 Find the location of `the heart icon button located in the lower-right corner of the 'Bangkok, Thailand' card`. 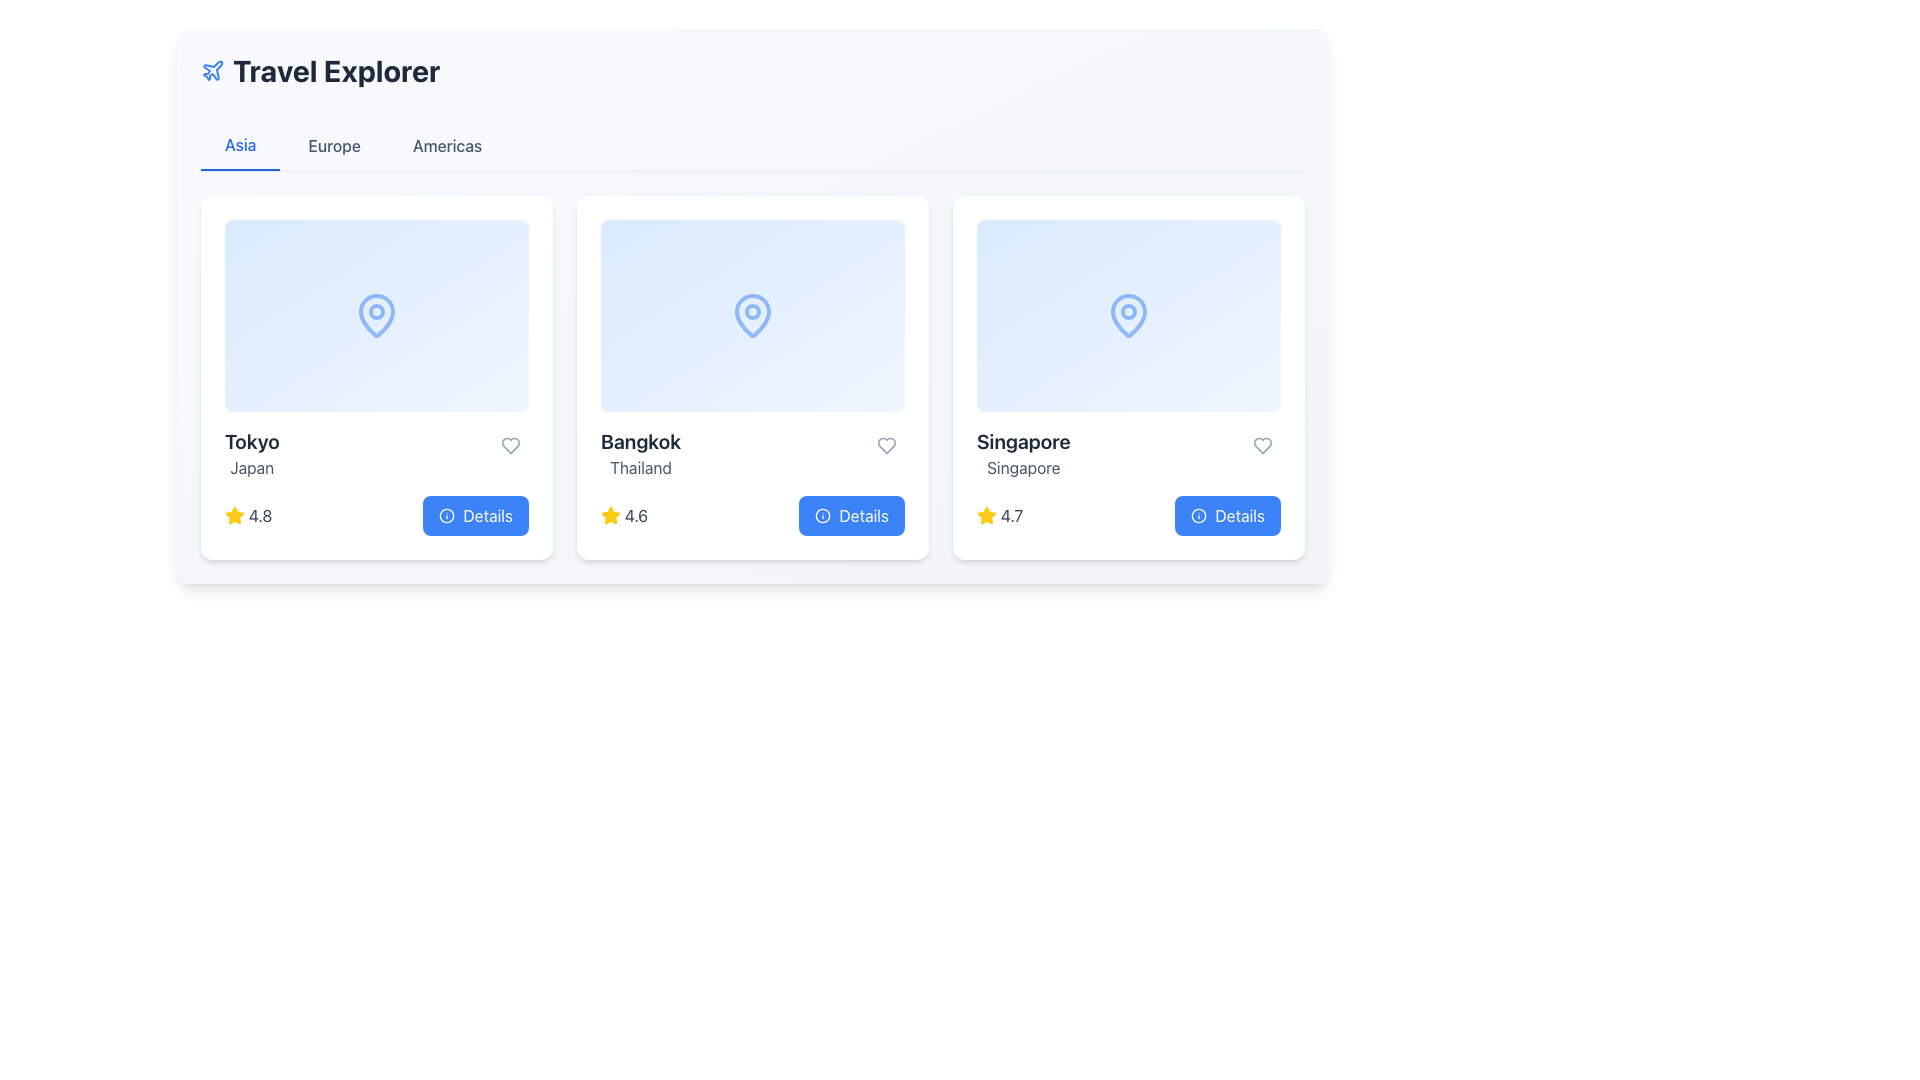

the heart icon button located in the lower-right corner of the 'Bangkok, Thailand' card is located at coordinates (886, 445).